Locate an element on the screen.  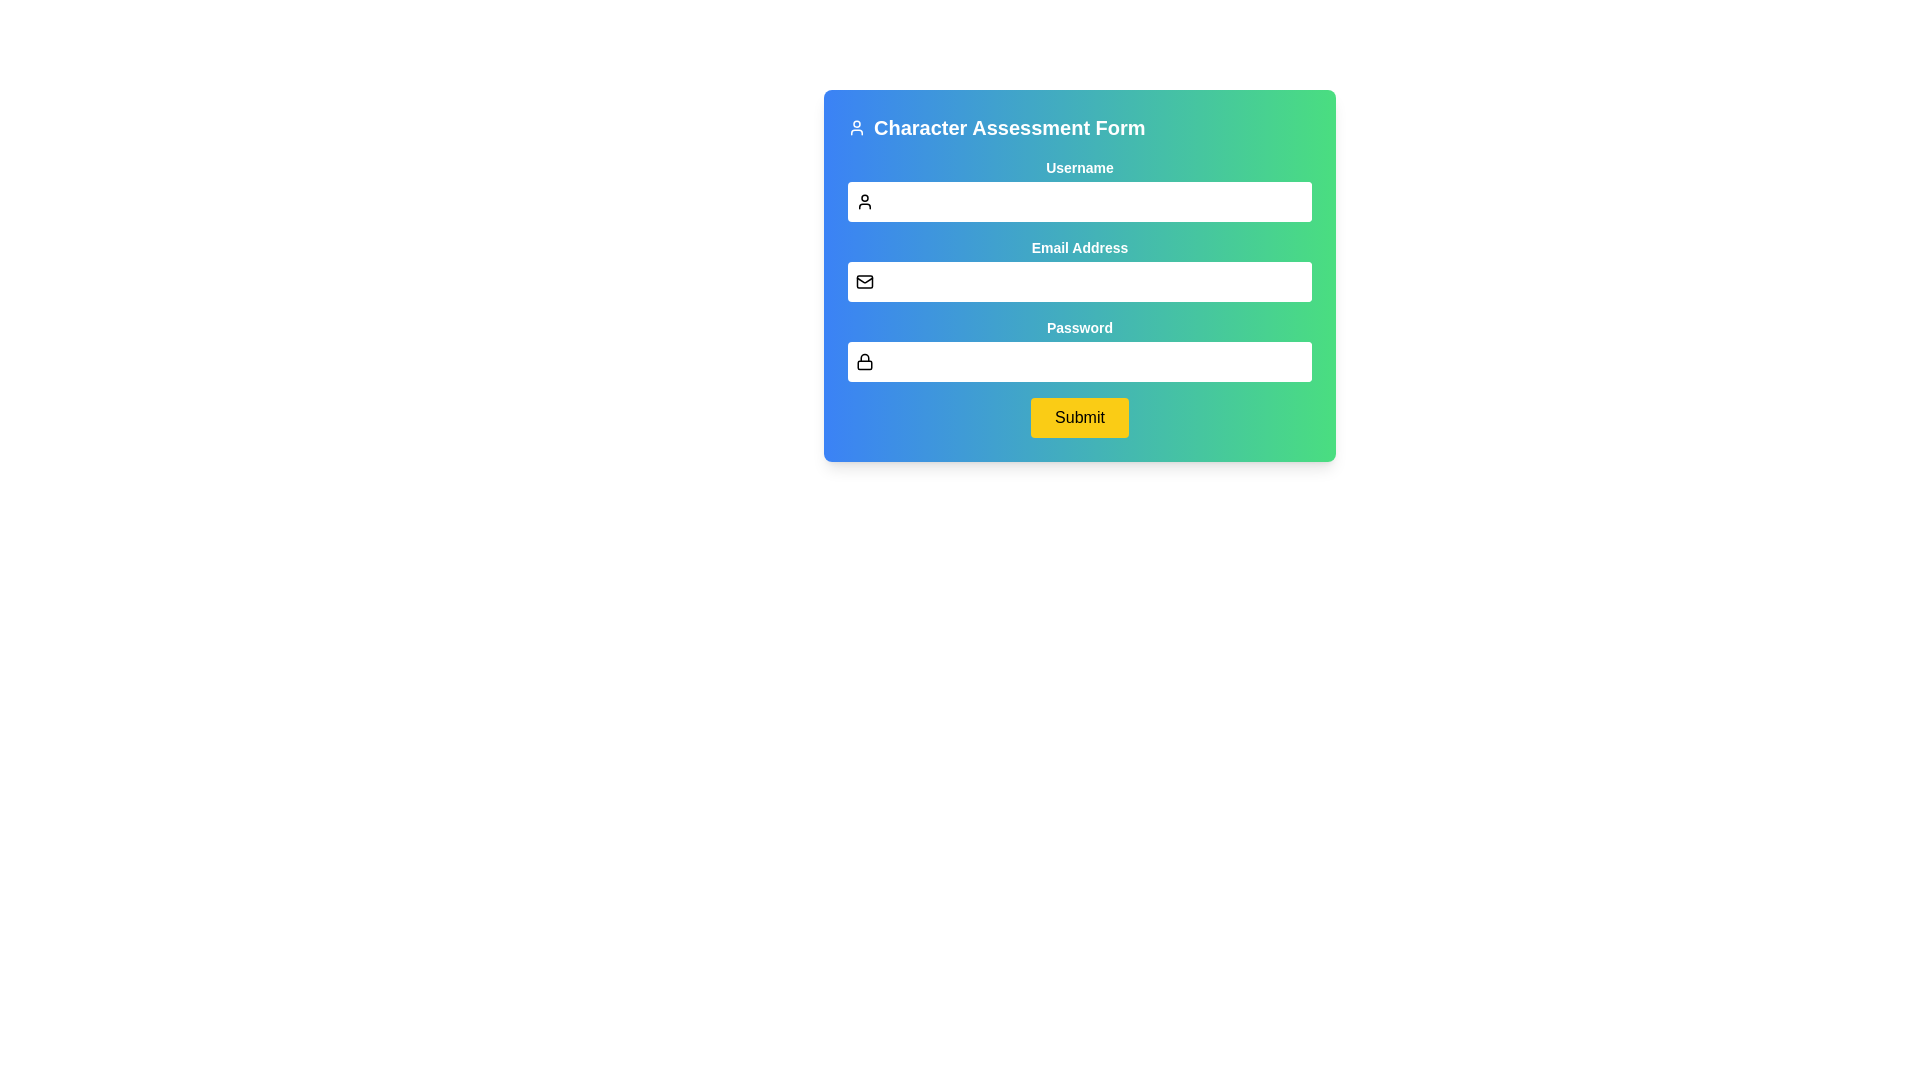
the decorative icon that serves as a visual indicator for the password input field, located to the left of the password field in the third section of the form is located at coordinates (864, 362).